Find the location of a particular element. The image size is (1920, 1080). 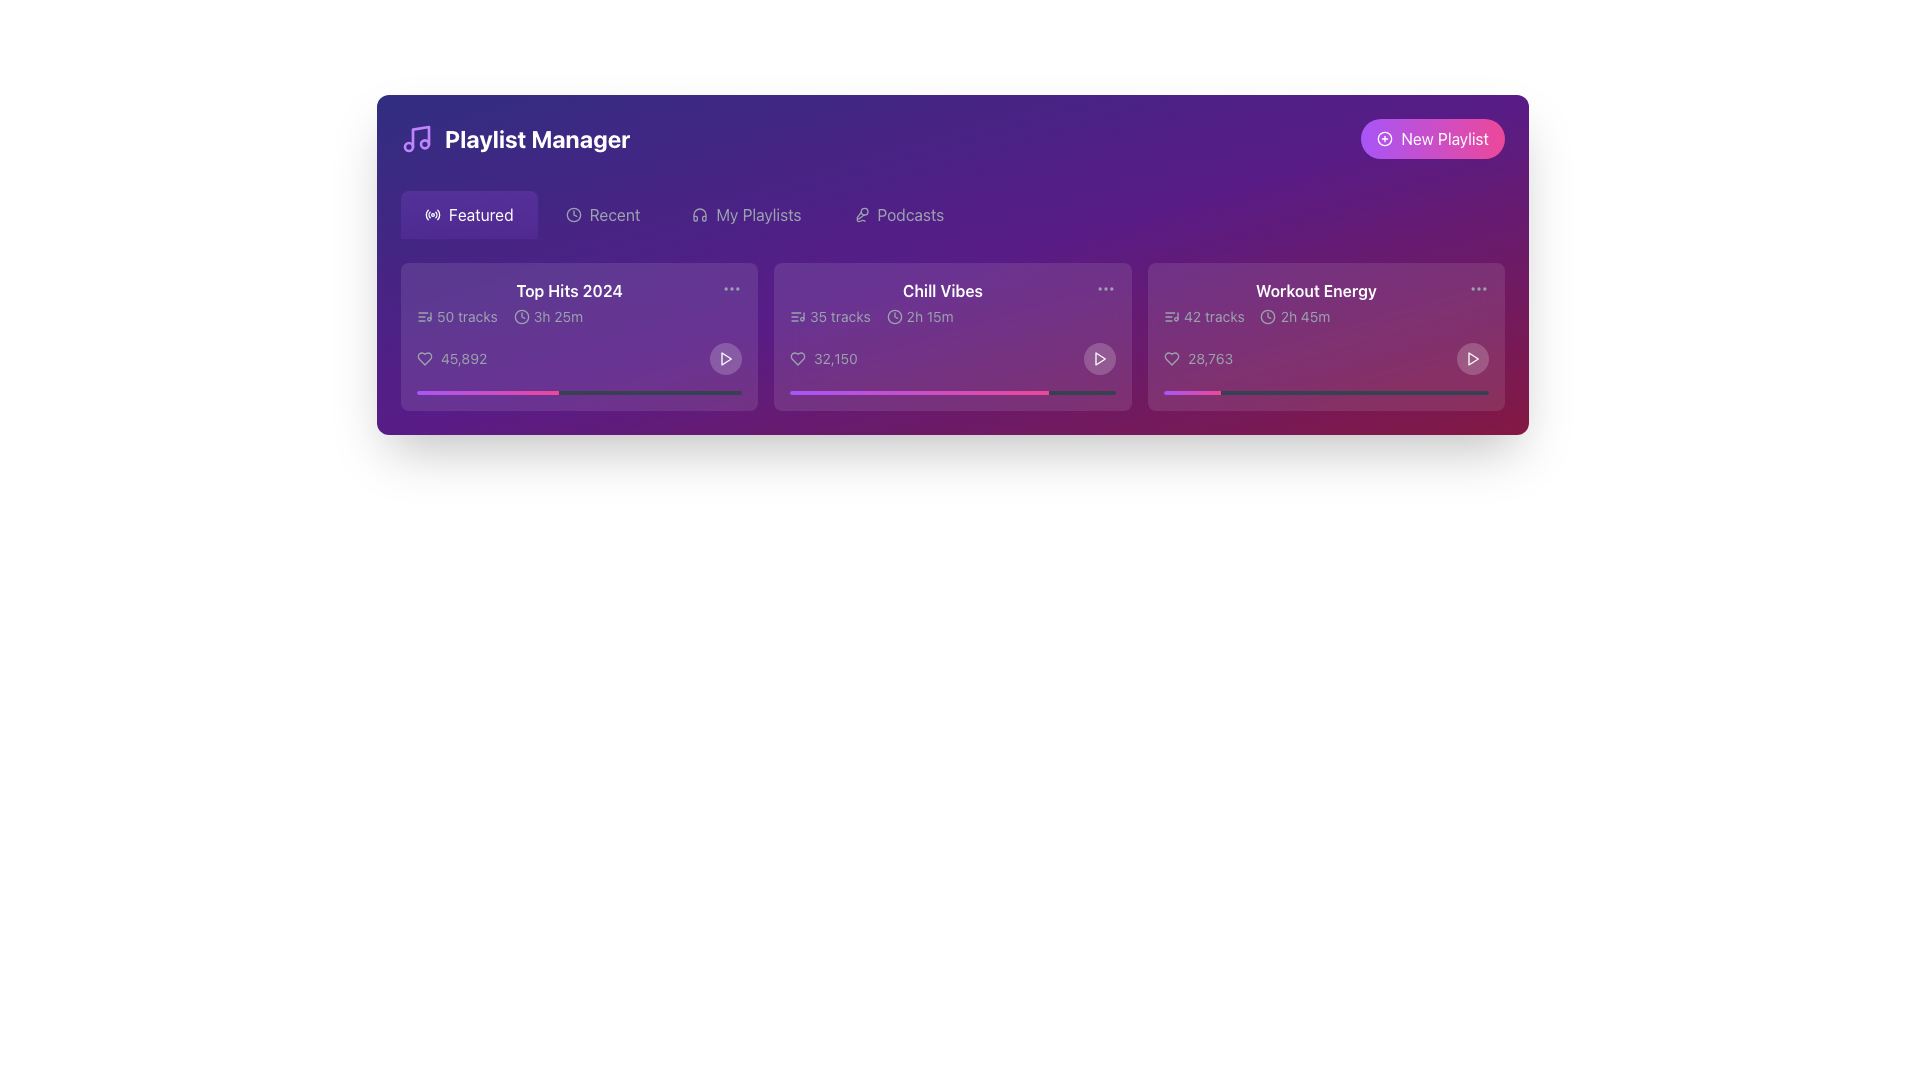

the visual feedback by hovering over the circular icon that represents adding a new playlist, located to the left of the 'New Playlist' button in the top-right corner of the interface is located at coordinates (1384, 137).